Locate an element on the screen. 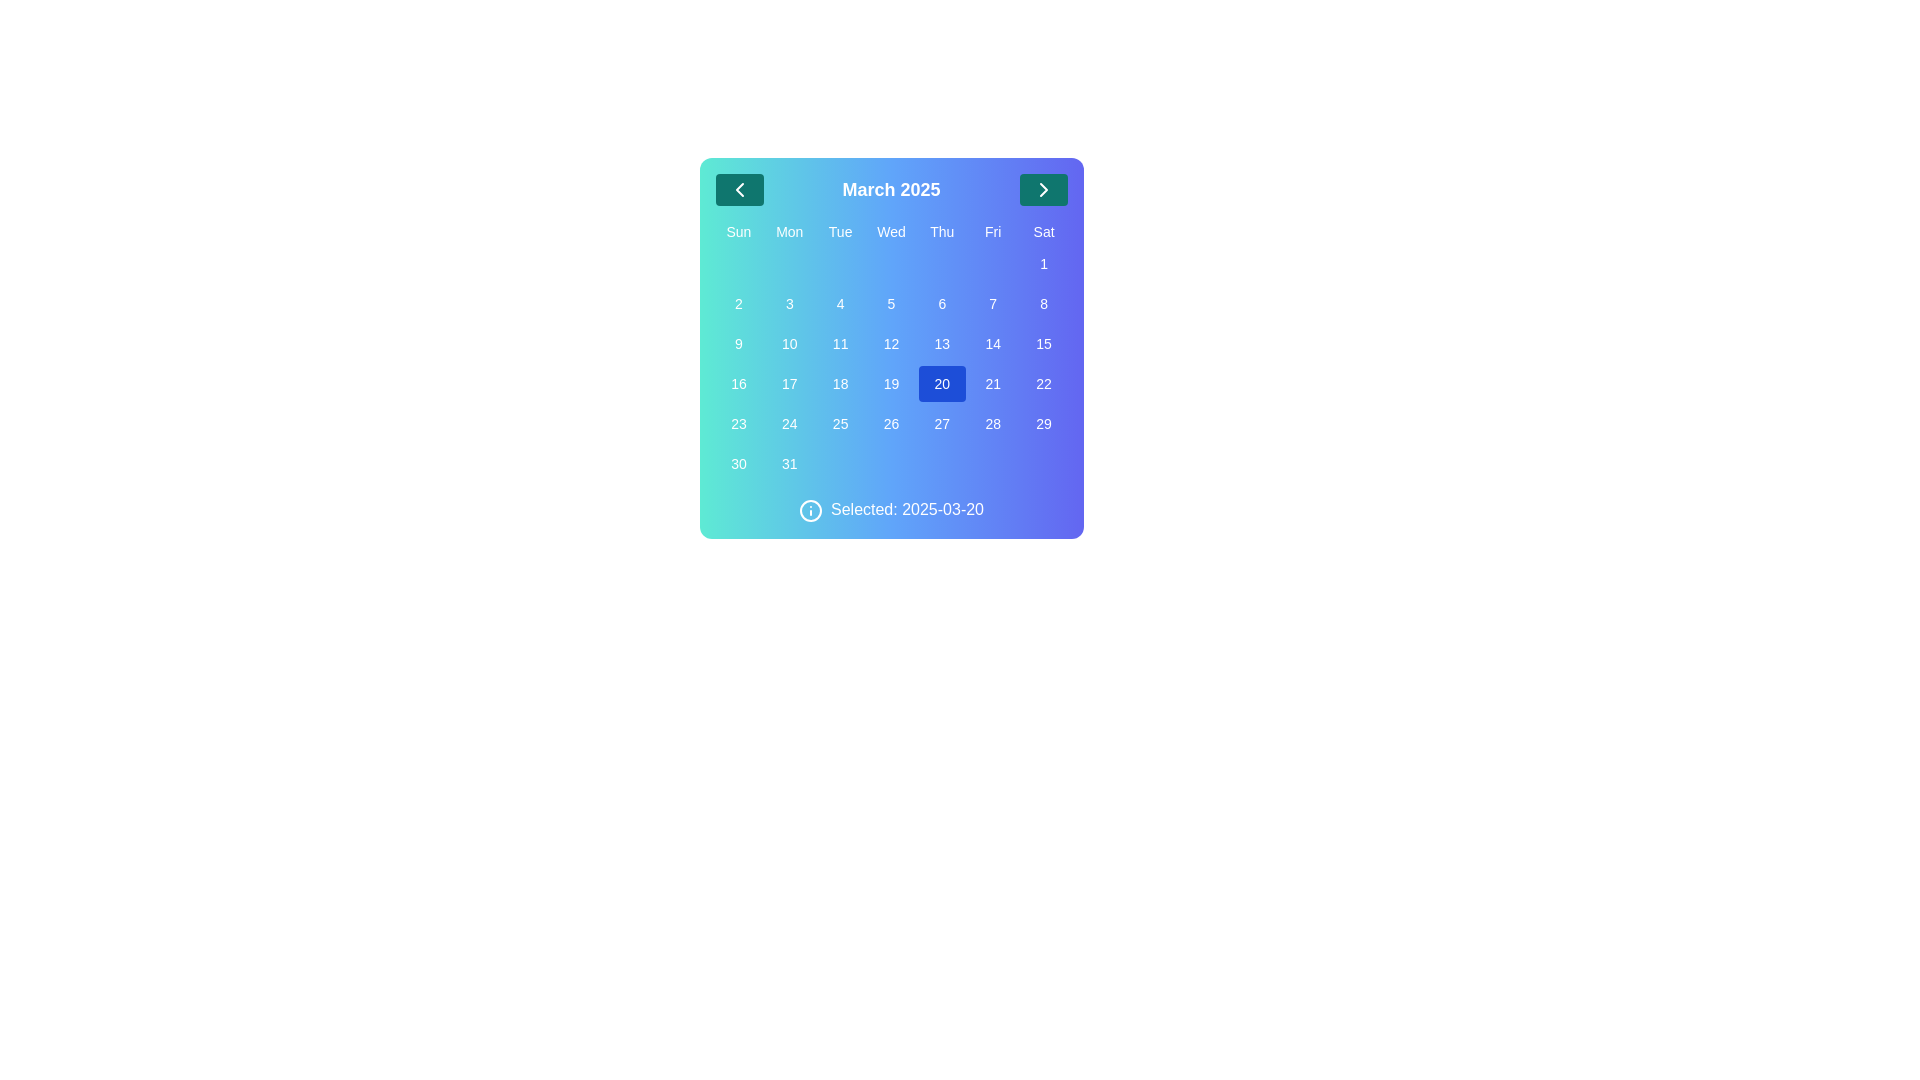 The image size is (1920, 1080). the static text label indicating 'Monday' in the weekly header row of the calendar view is located at coordinates (788, 230).